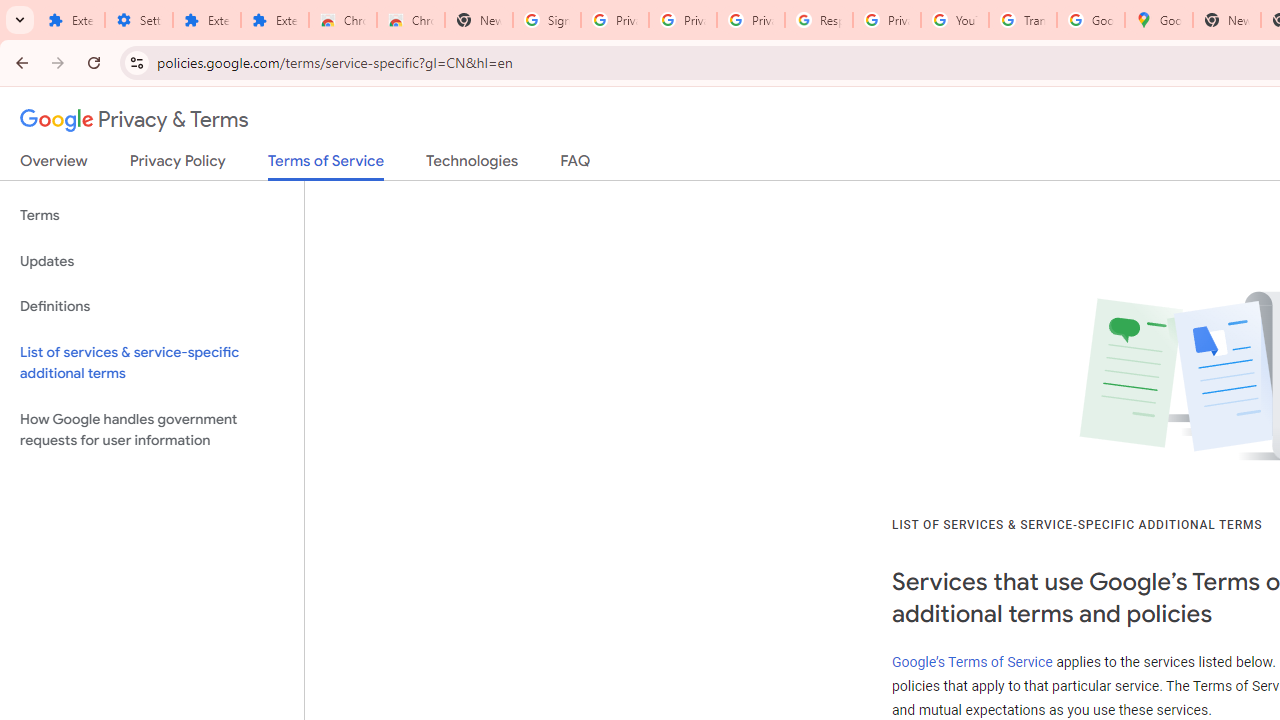 The image size is (1280, 720). I want to click on 'New Tab', so click(478, 20).